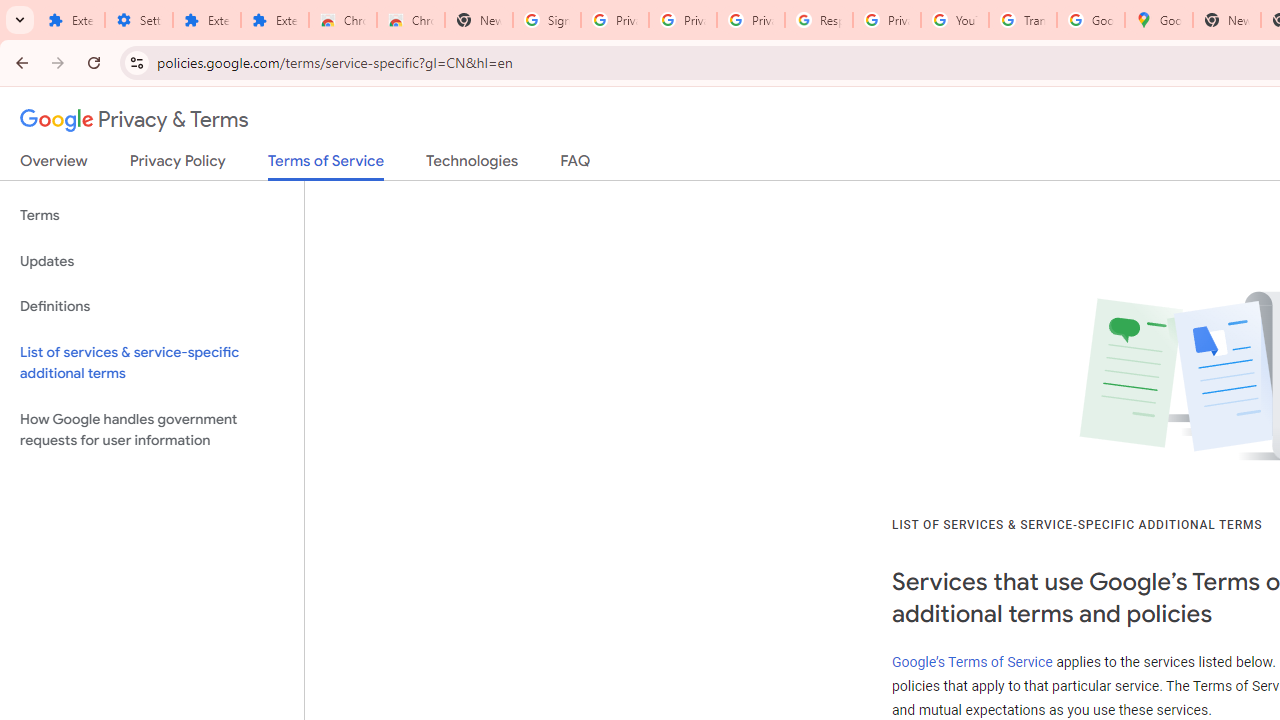 The image size is (1280, 720). I want to click on 'New Tab', so click(478, 20).